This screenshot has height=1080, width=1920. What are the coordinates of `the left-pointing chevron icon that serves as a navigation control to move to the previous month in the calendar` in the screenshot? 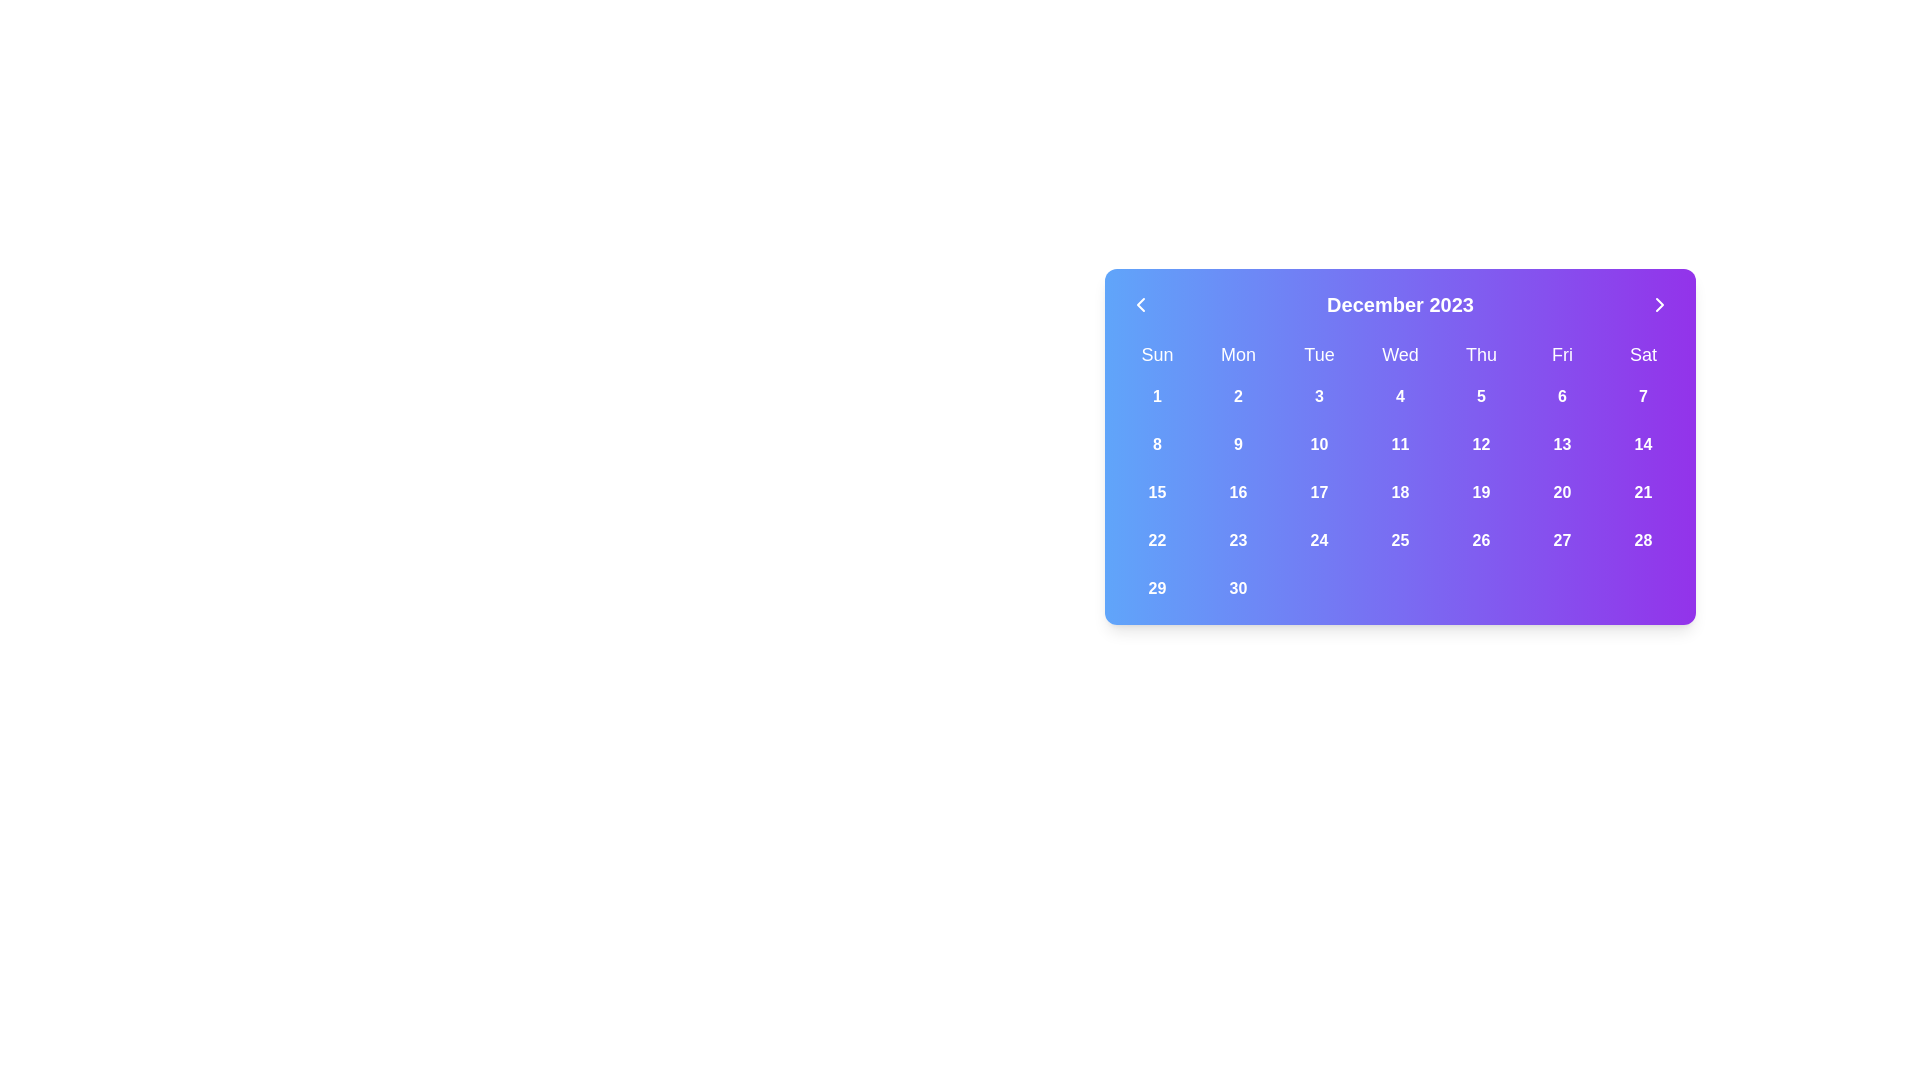 It's located at (1141, 304).